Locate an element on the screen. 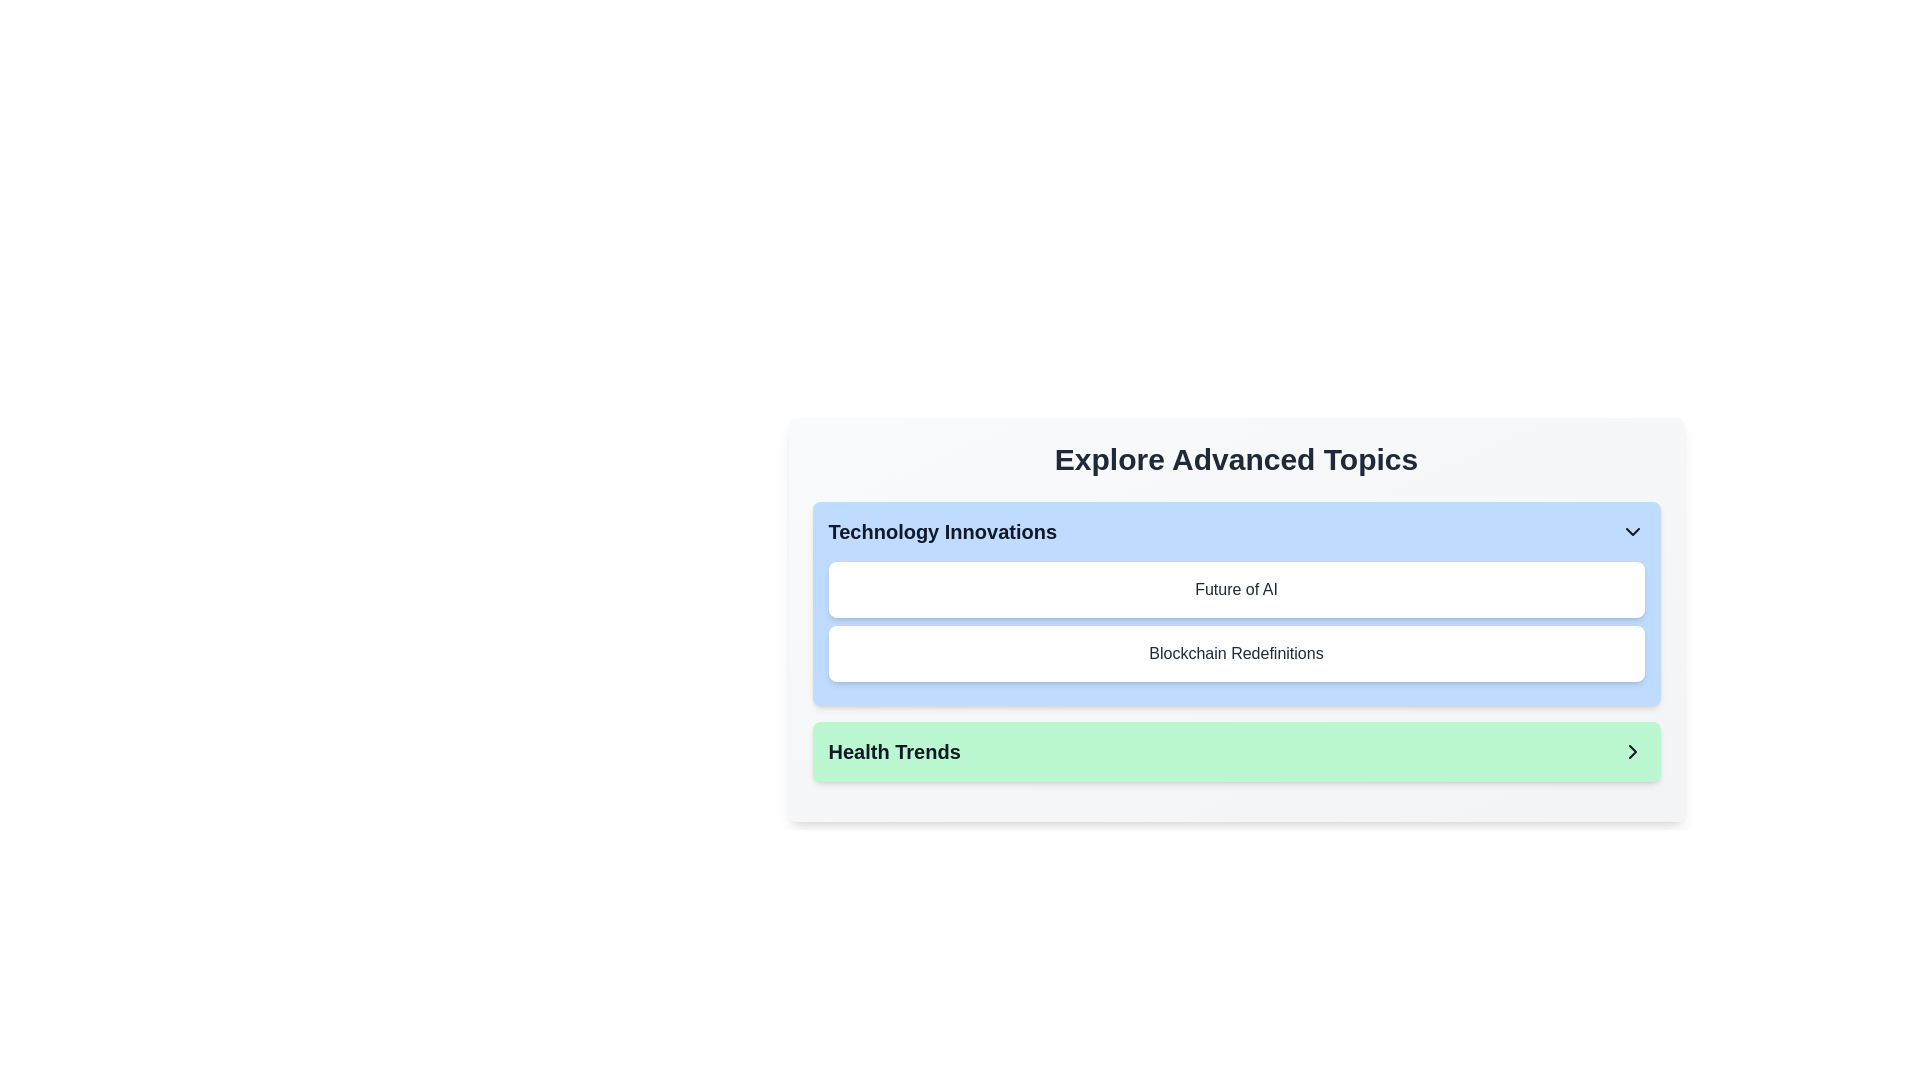 This screenshot has height=1080, width=1920. text of the 'Blockchain Redefinitions' label located within the white, rounded rectangle card in the 'Technology Innovations' section of the 'Explore Advanced Topics' interface is located at coordinates (1235, 654).